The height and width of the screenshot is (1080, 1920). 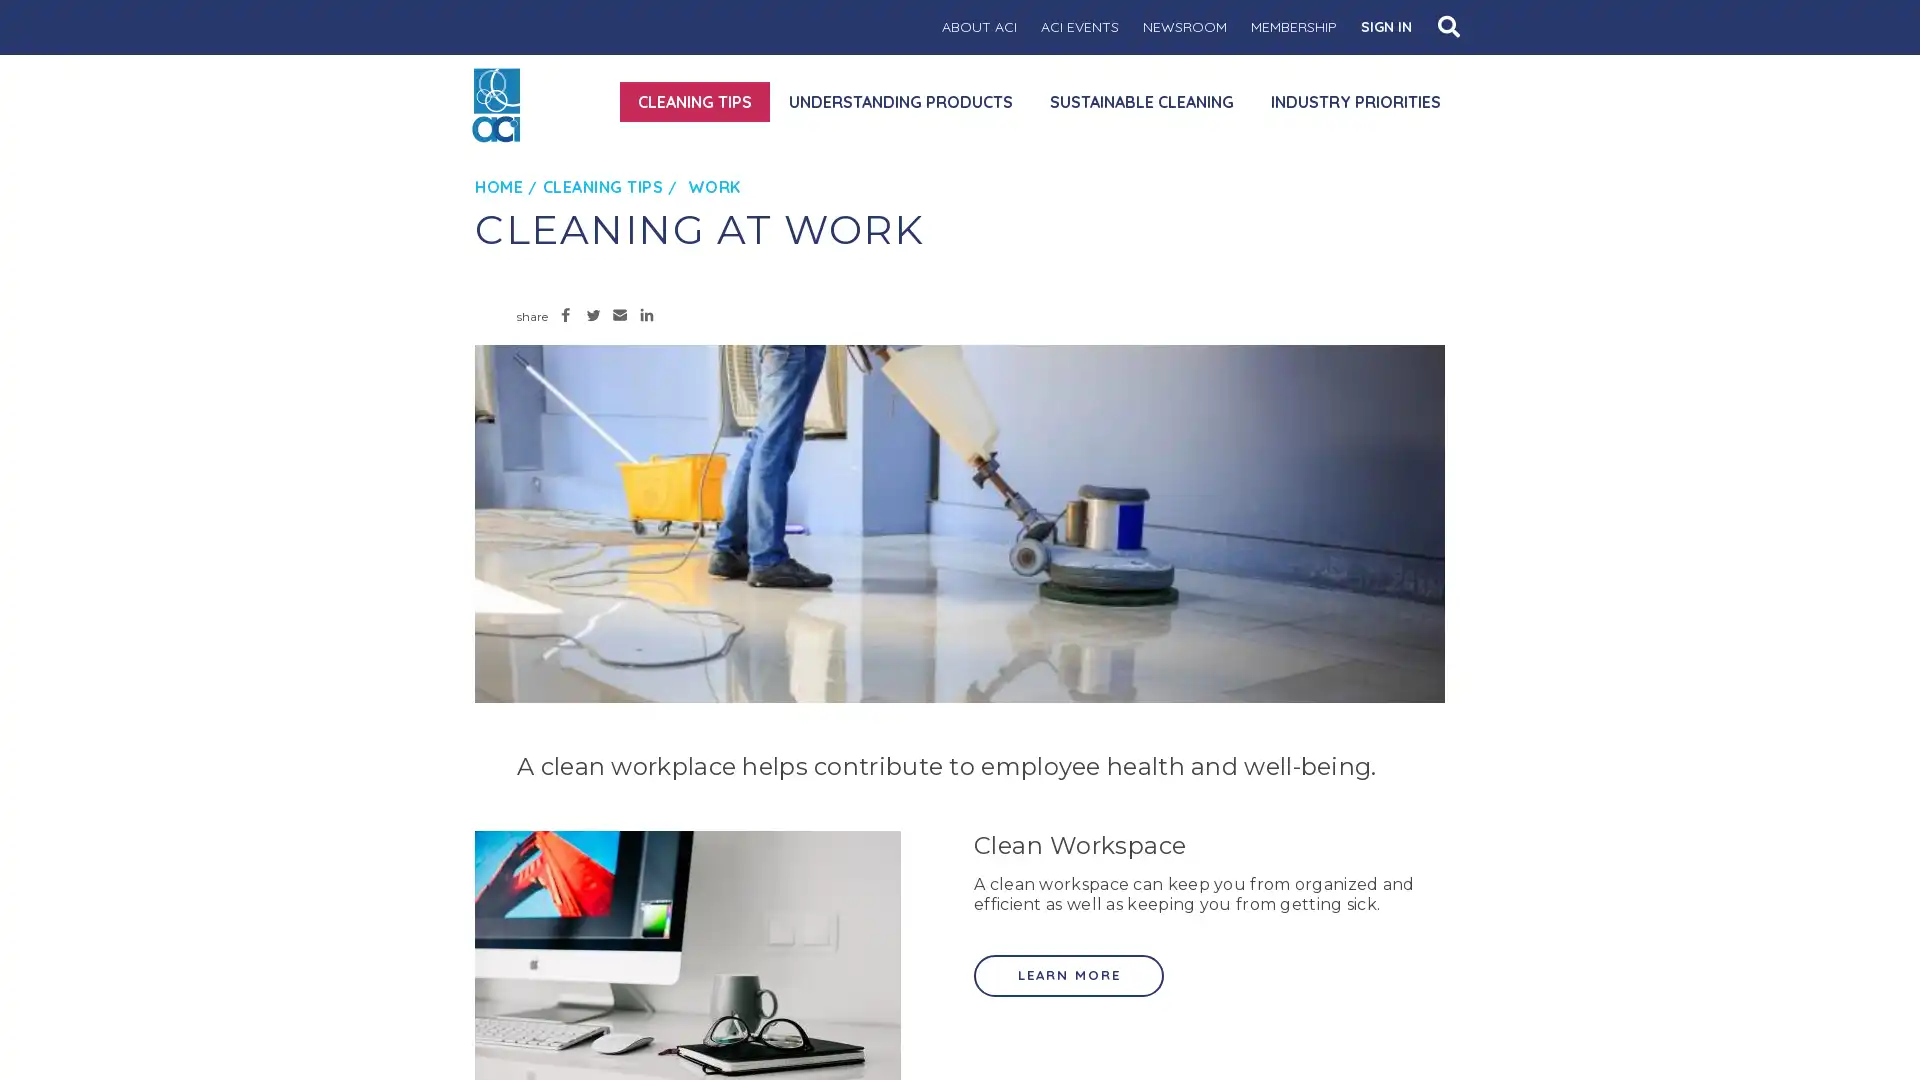 I want to click on Share to LinkedIn, so click(x=636, y=315).